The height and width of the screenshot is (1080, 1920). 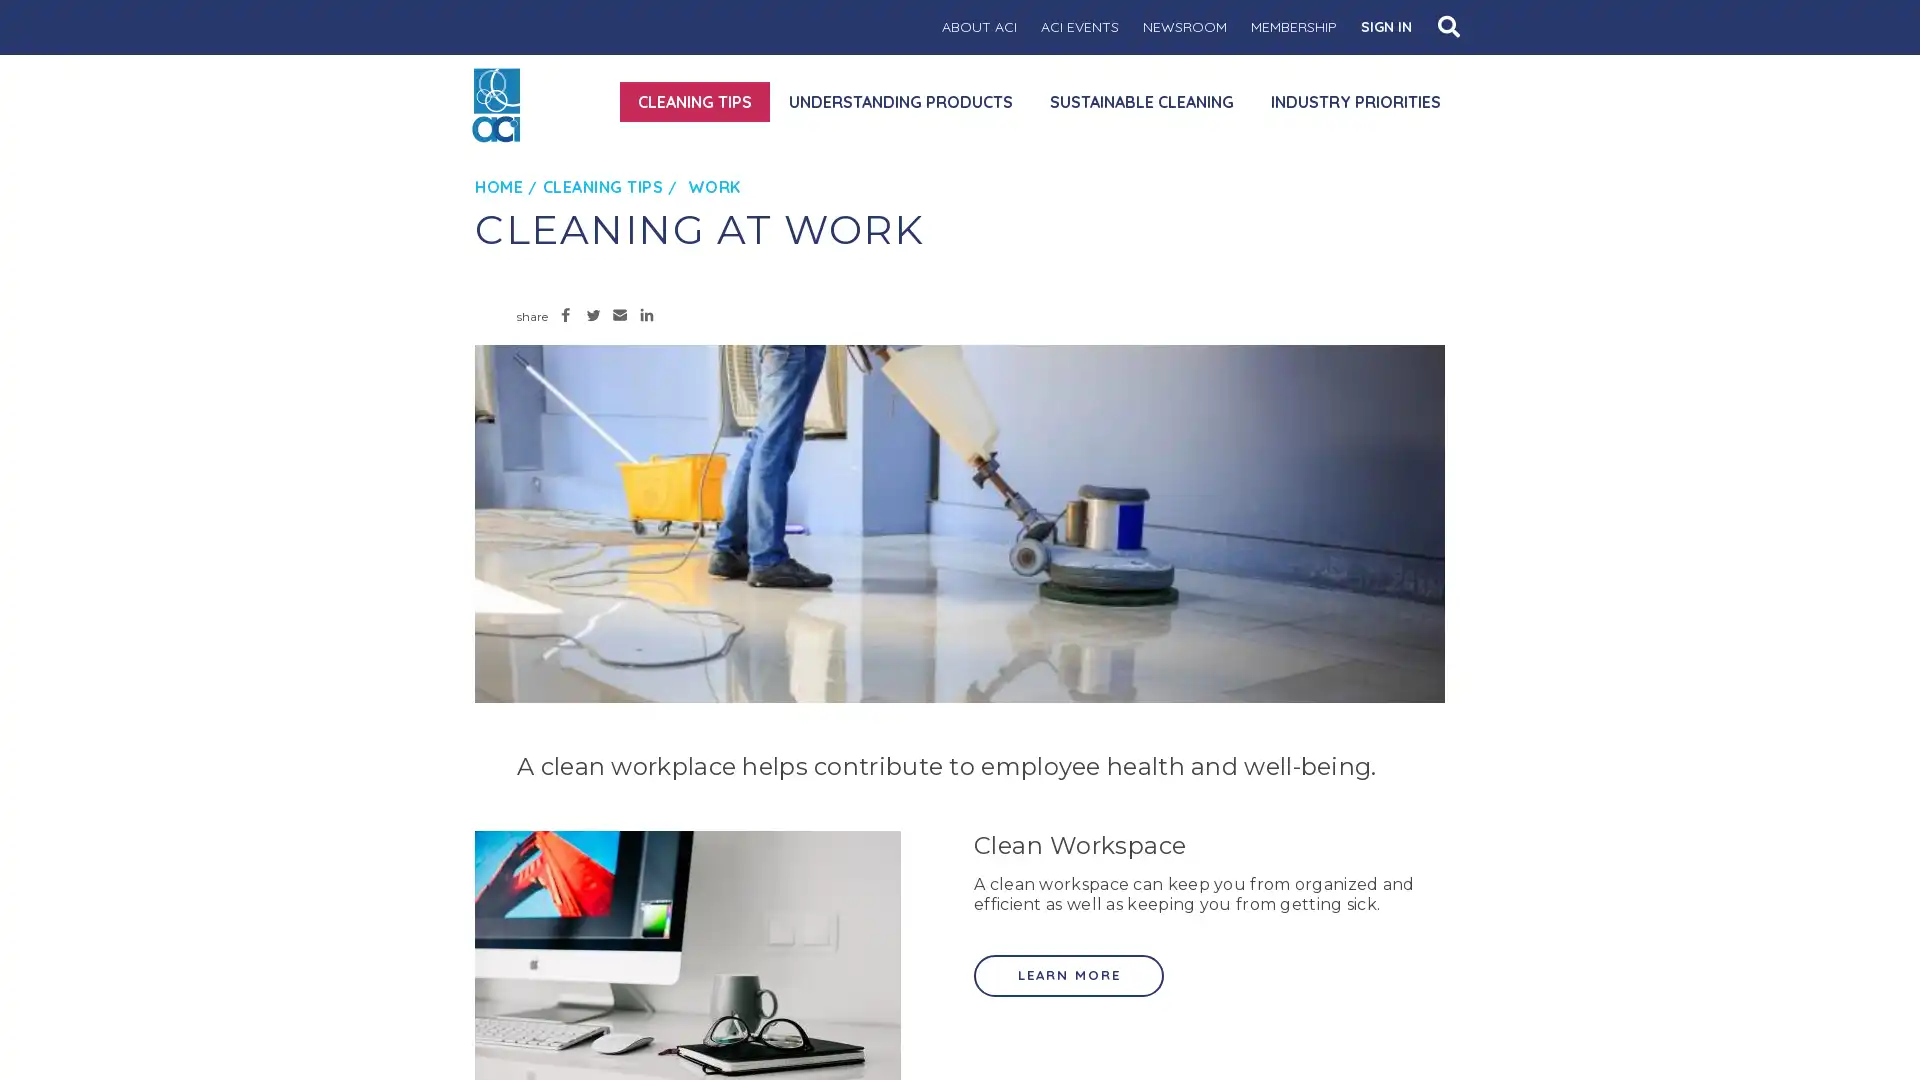 I want to click on Share to LinkedIn, so click(x=636, y=315).